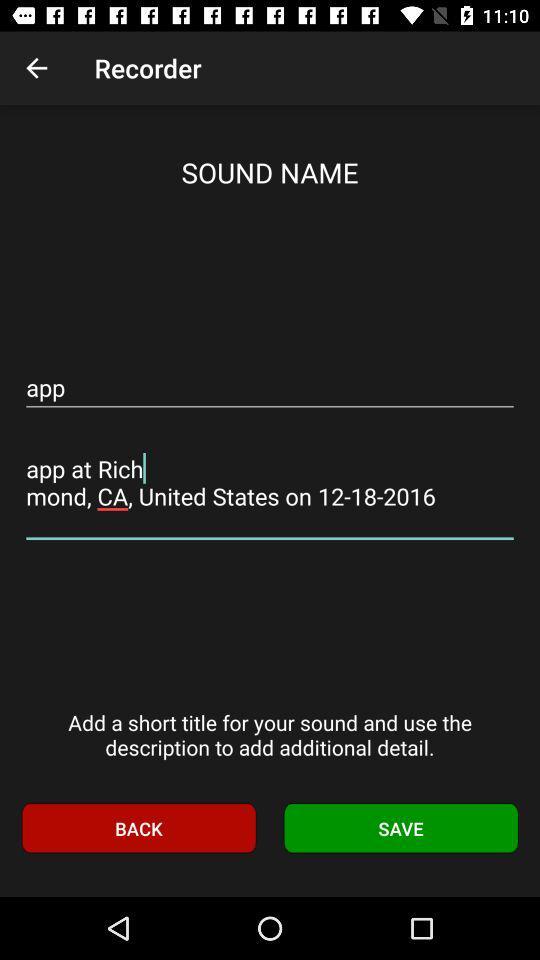  What do you see at coordinates (36, 68) in the screenshot?
I see `the item above sound name` at bounding box center [36, 68].